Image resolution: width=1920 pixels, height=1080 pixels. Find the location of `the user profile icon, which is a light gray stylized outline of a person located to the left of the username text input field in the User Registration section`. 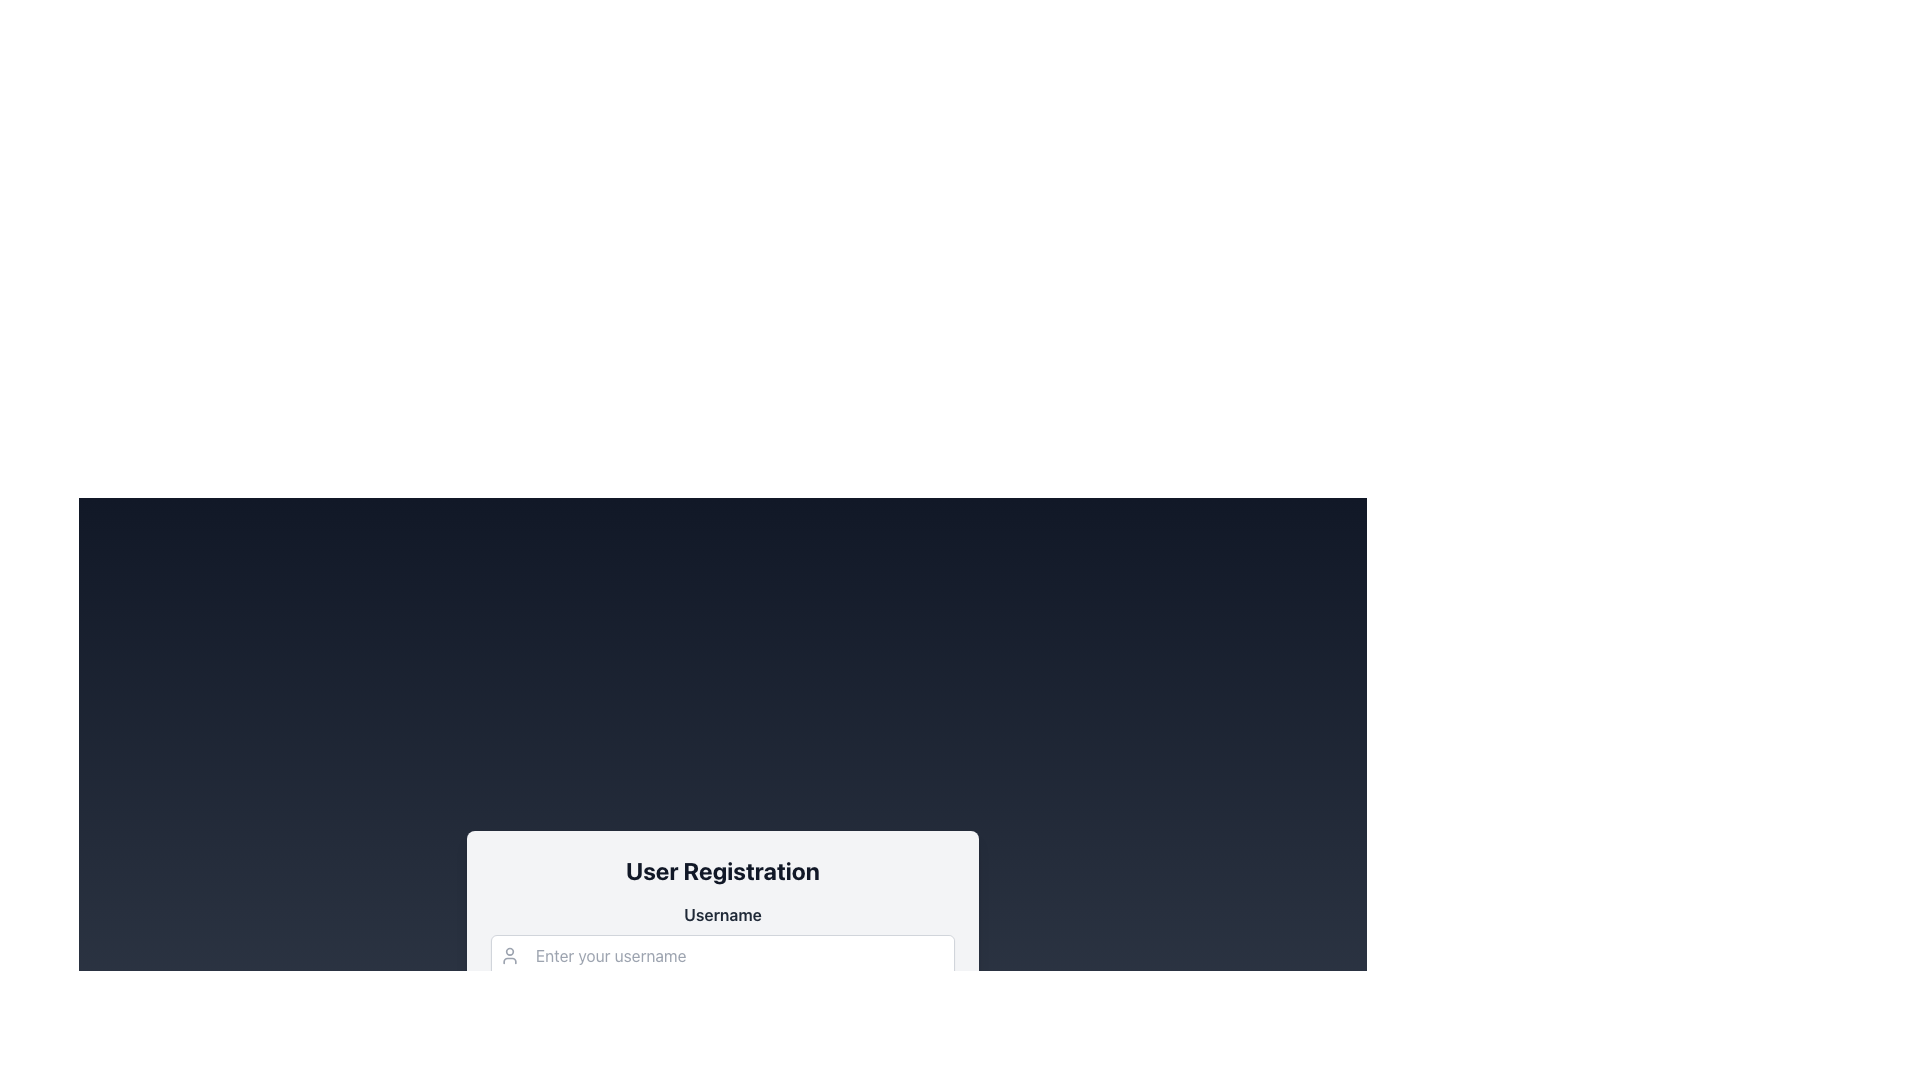

the user profile icon, which is a light gray stylized outline of a person located to the left of the username text input field in the User Registration section is located at coordinates (509, 955).